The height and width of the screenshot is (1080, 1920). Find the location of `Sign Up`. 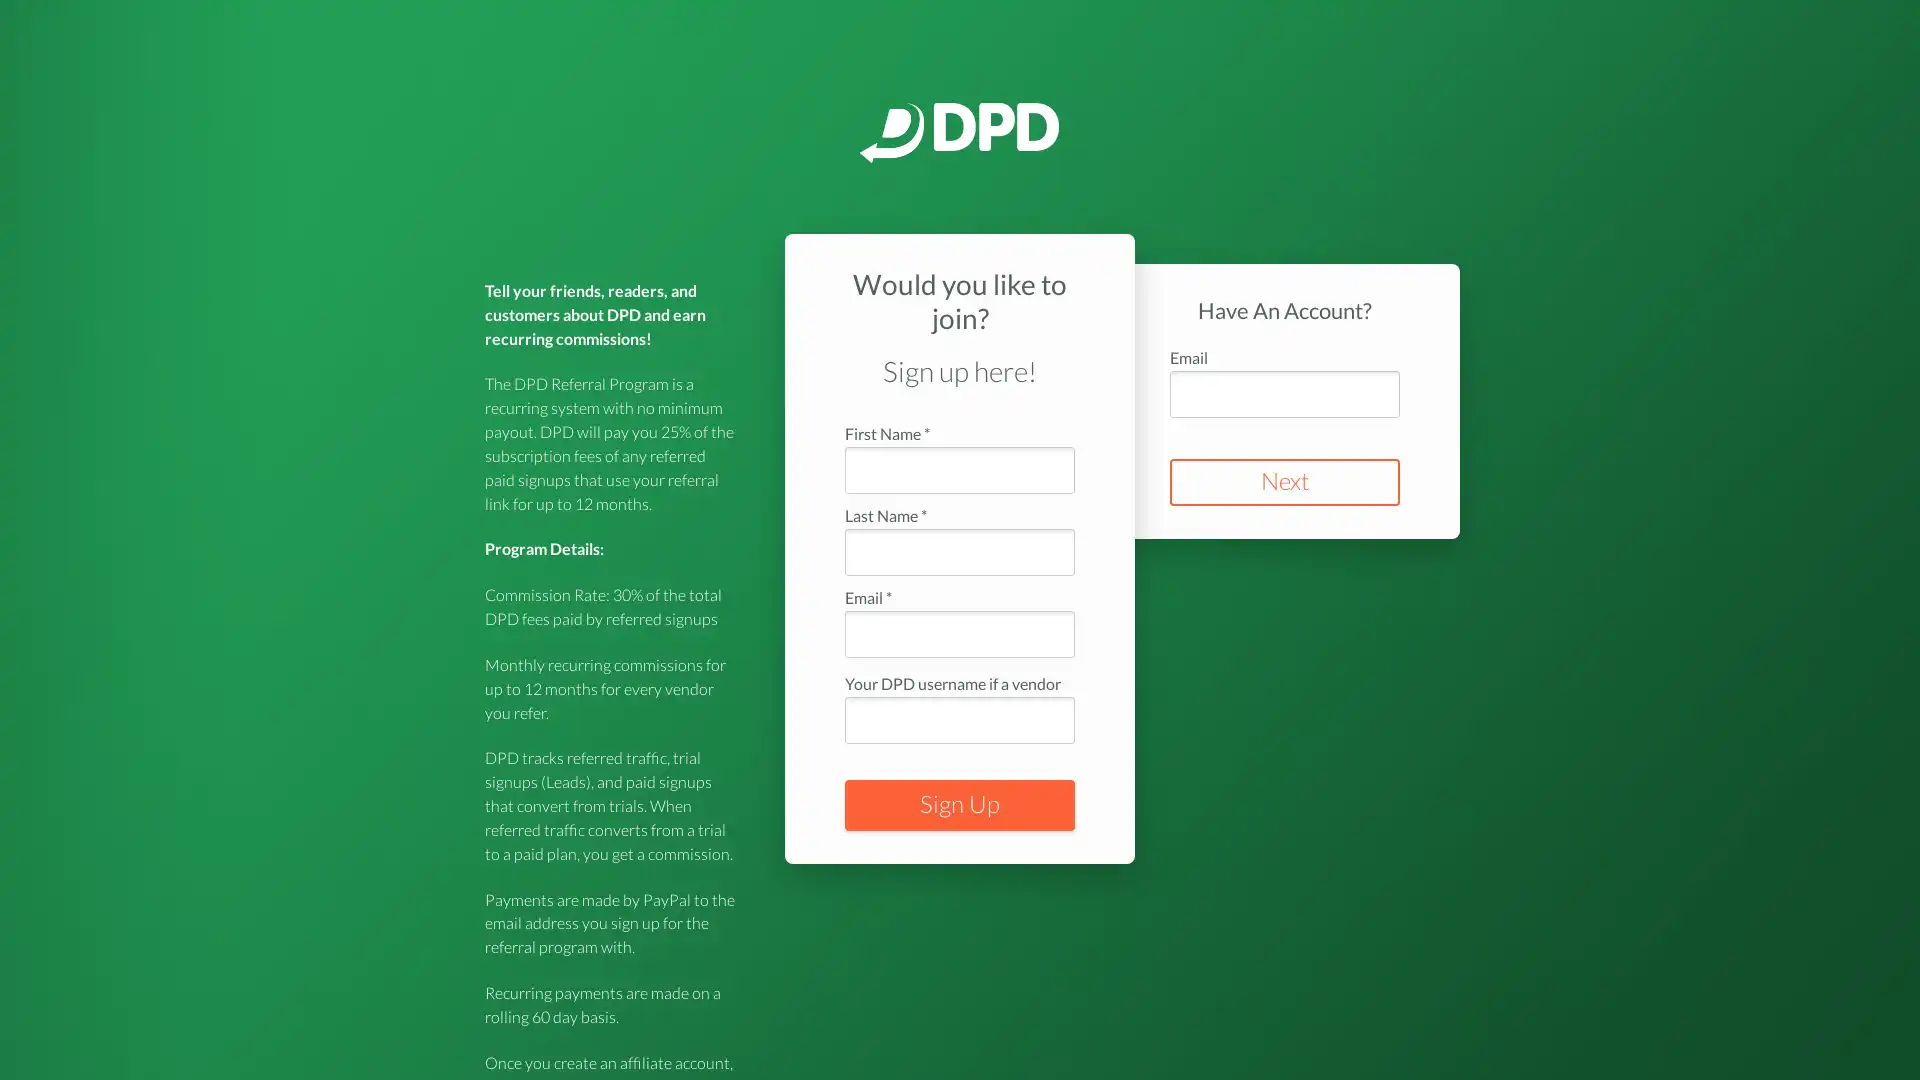

Sign Up is located at coordinates (960, 804).